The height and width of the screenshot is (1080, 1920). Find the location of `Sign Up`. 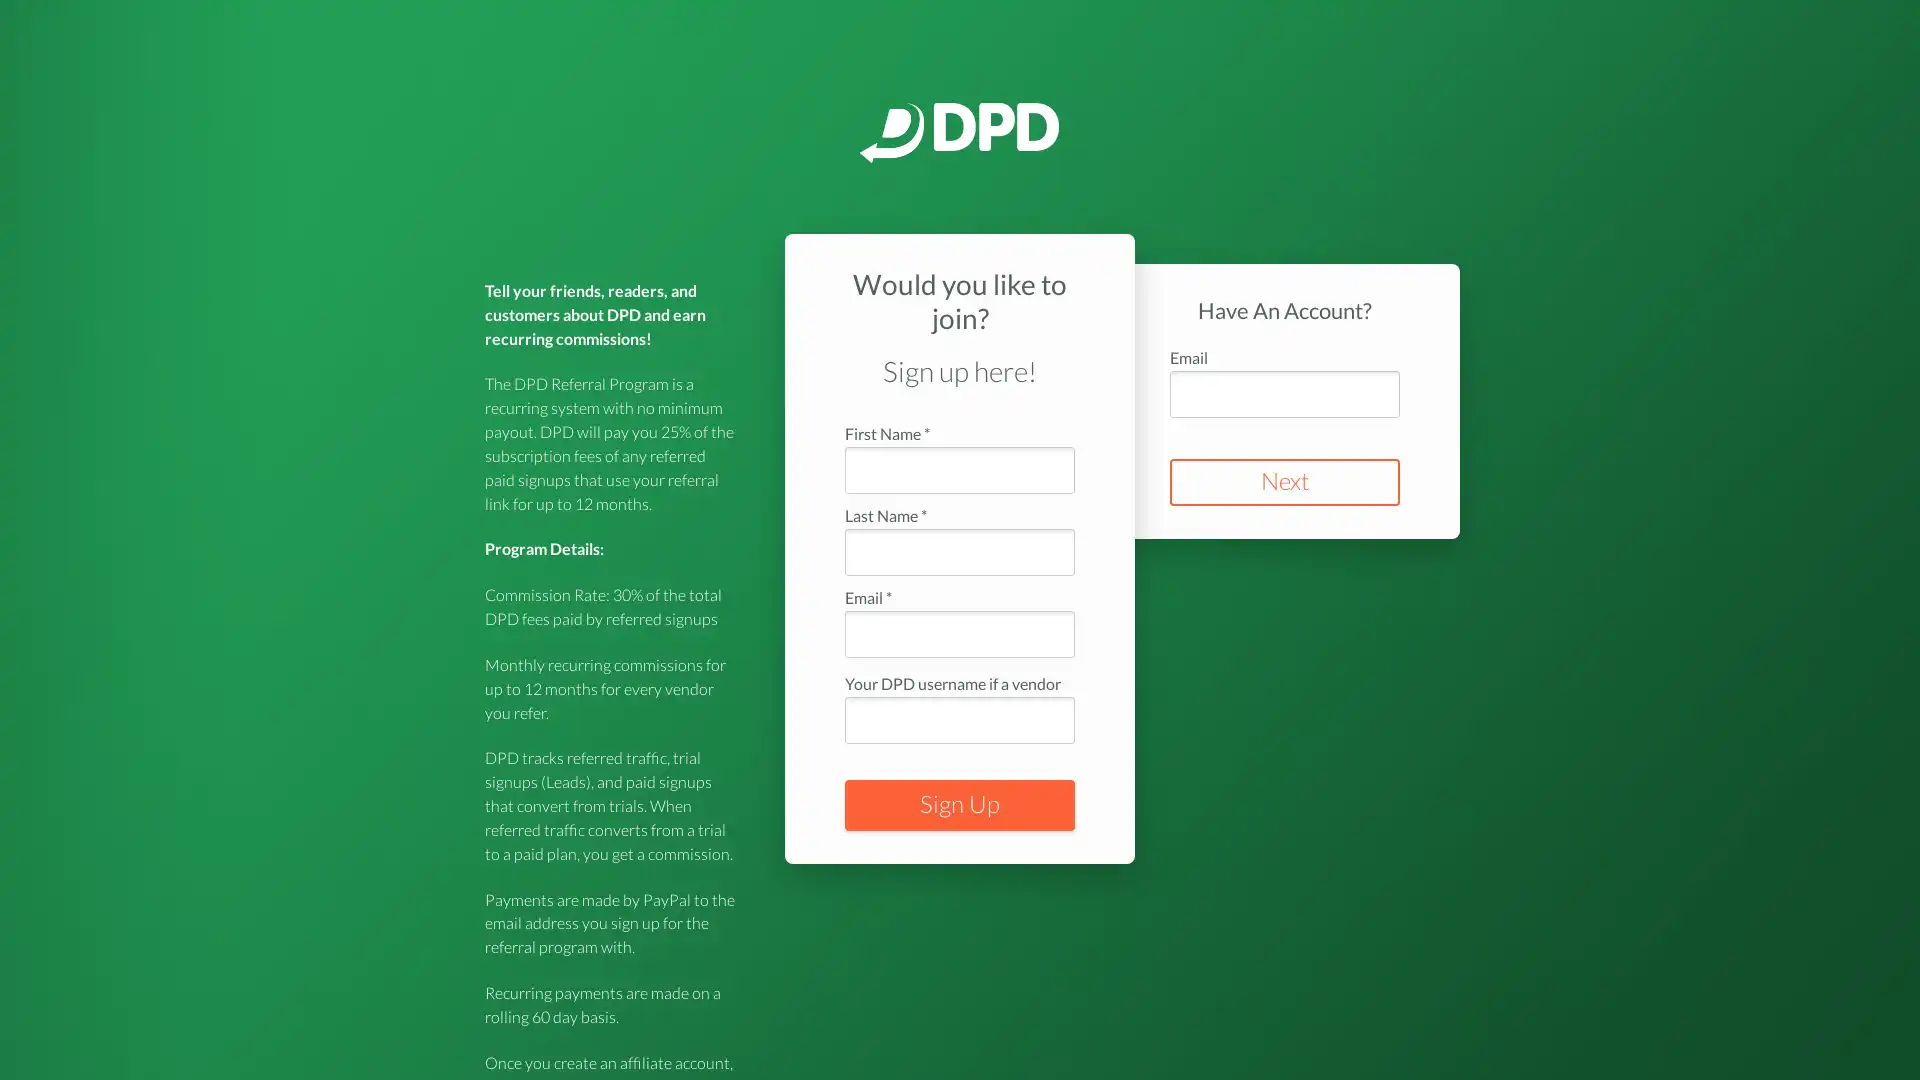

Sign Up is located at coordinates (960, 804).